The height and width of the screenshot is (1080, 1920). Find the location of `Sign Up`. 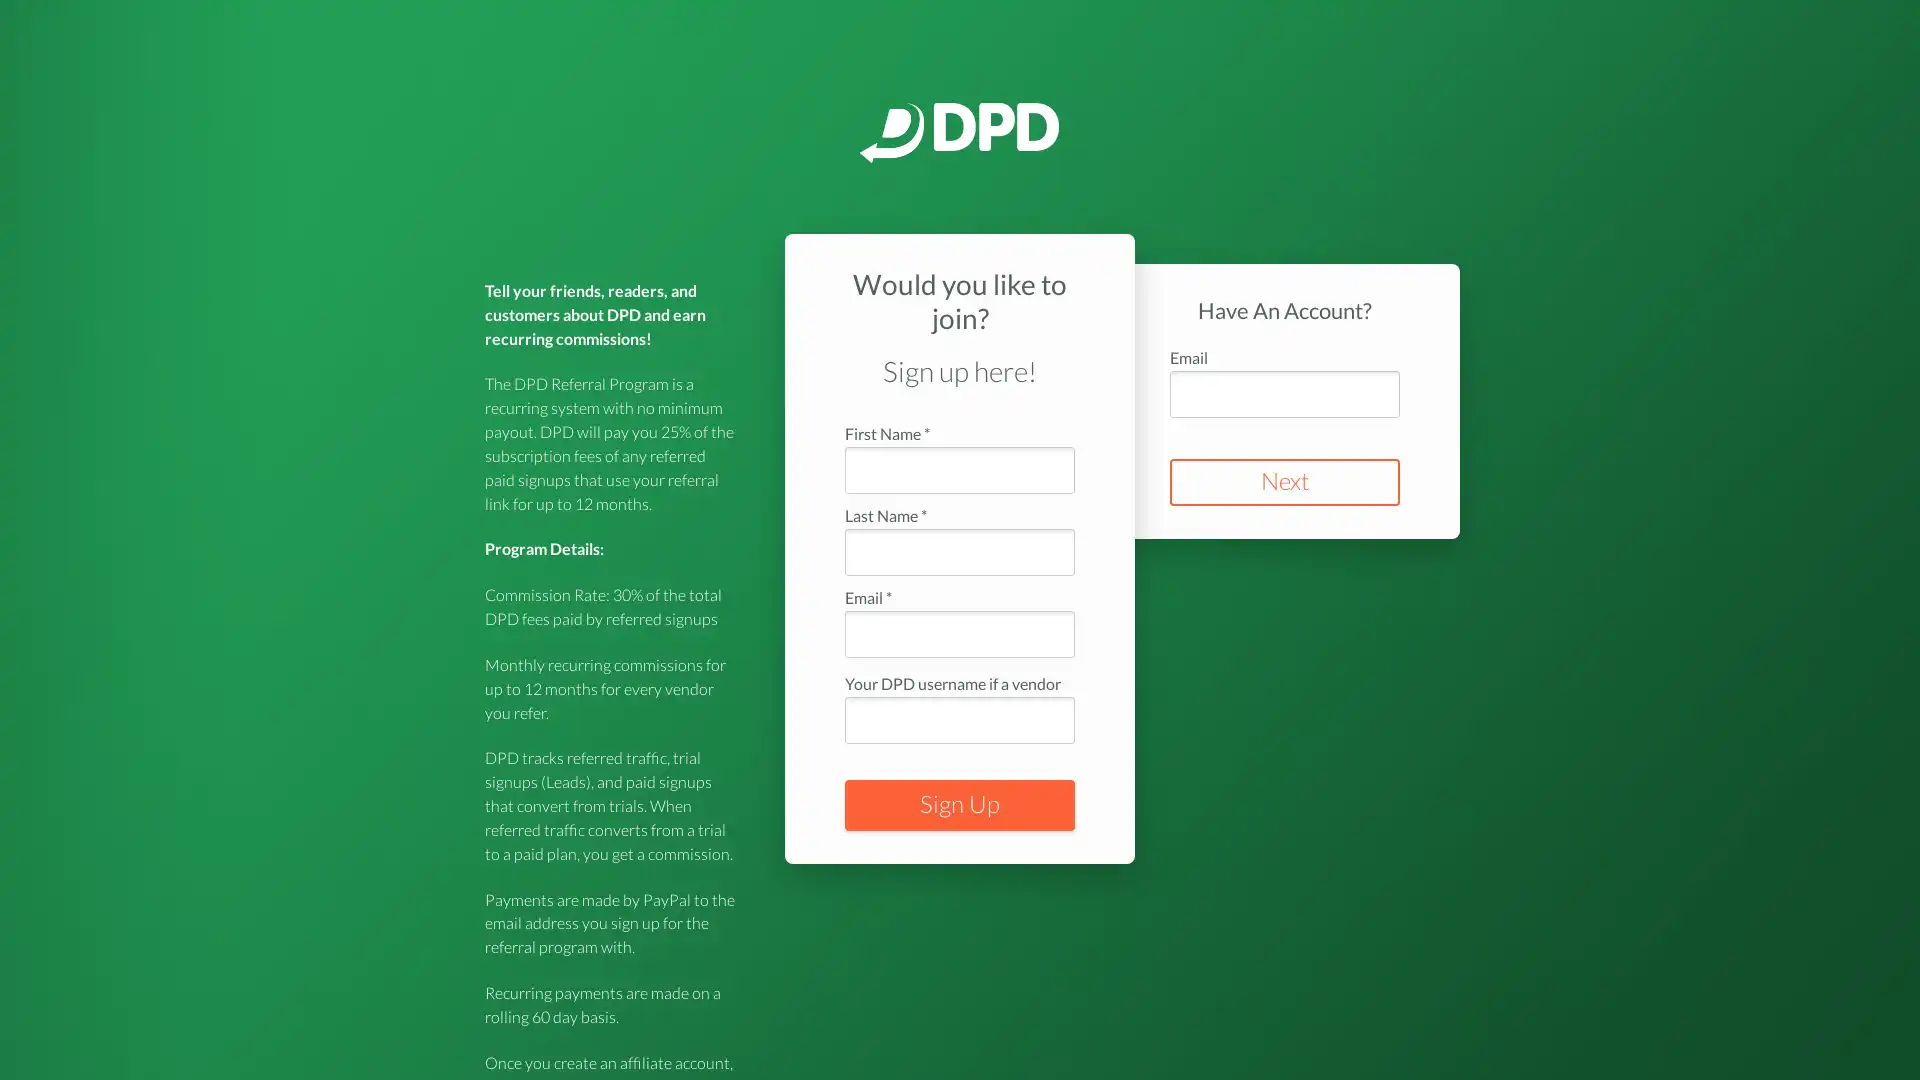

Sign Up is located at coordinates (960, 804).